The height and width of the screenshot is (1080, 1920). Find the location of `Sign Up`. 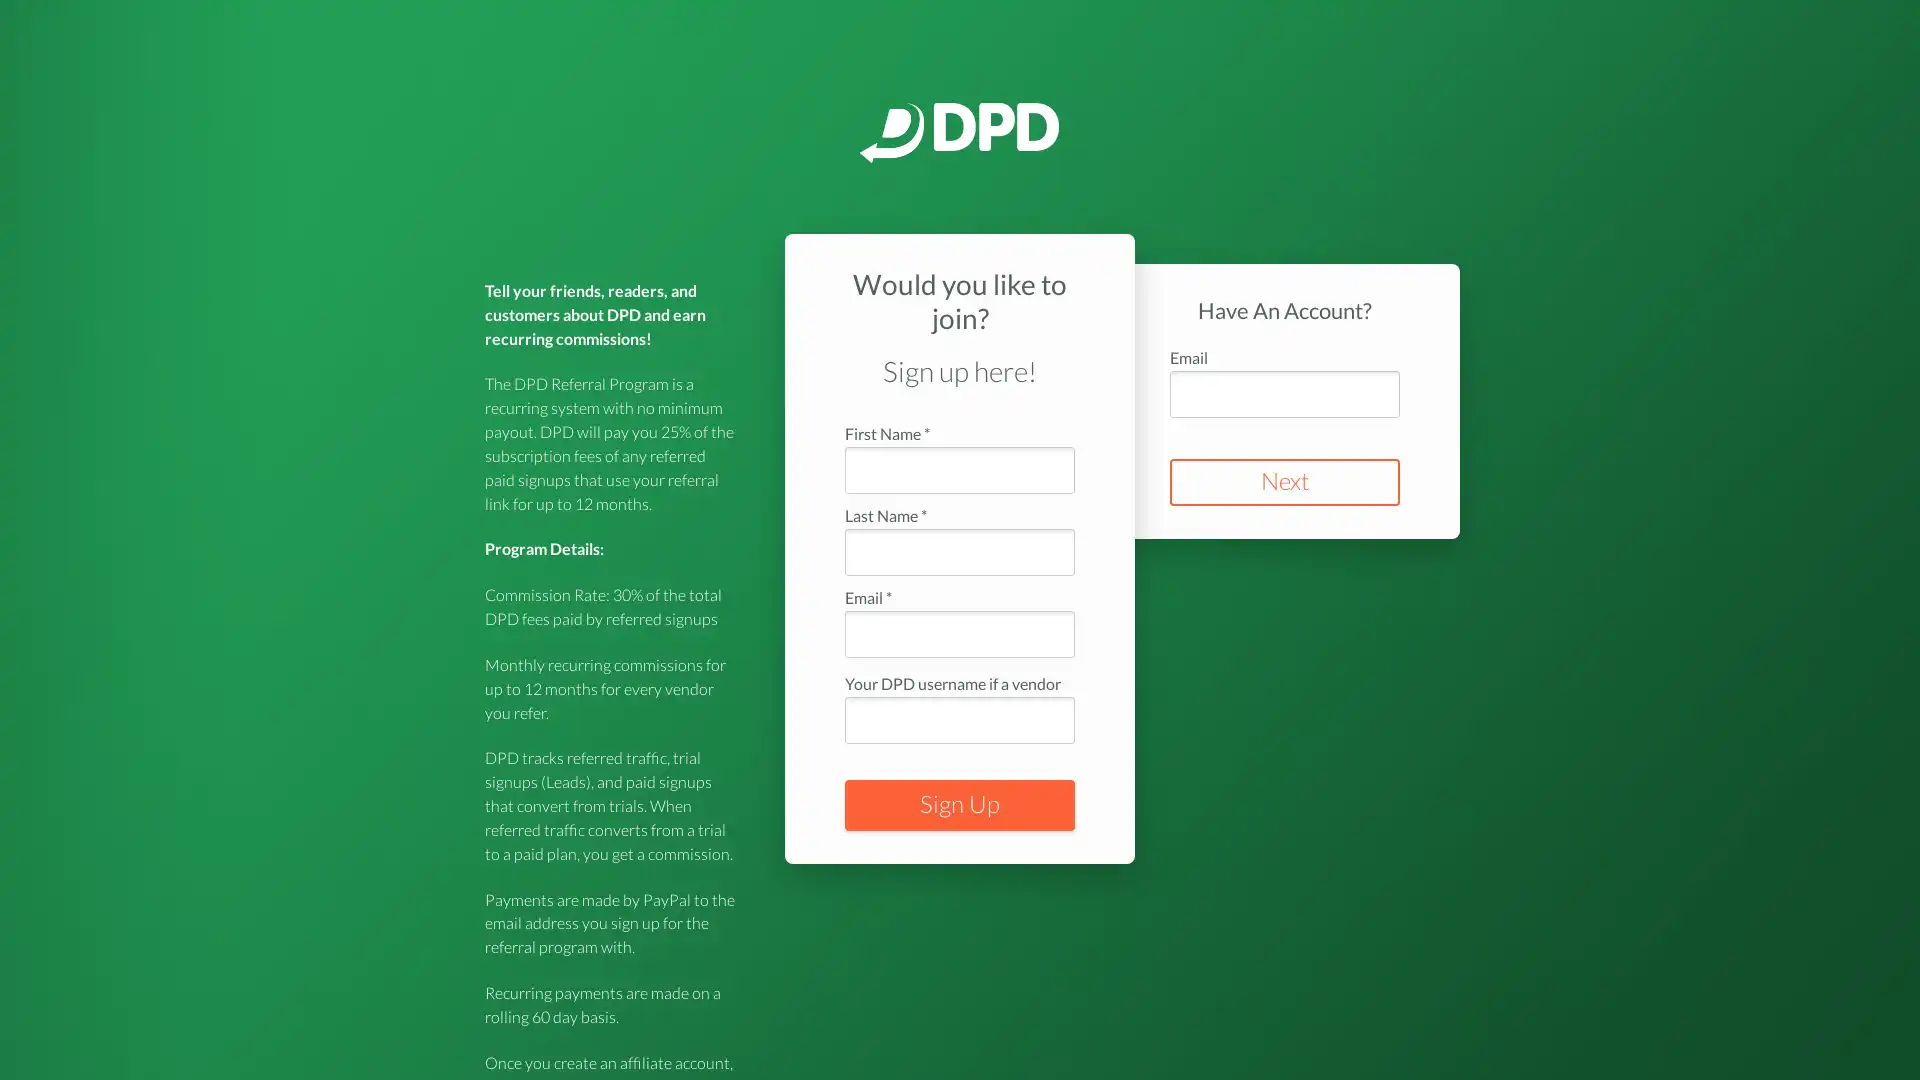

Sign Up is located at coordinates (960, 804).